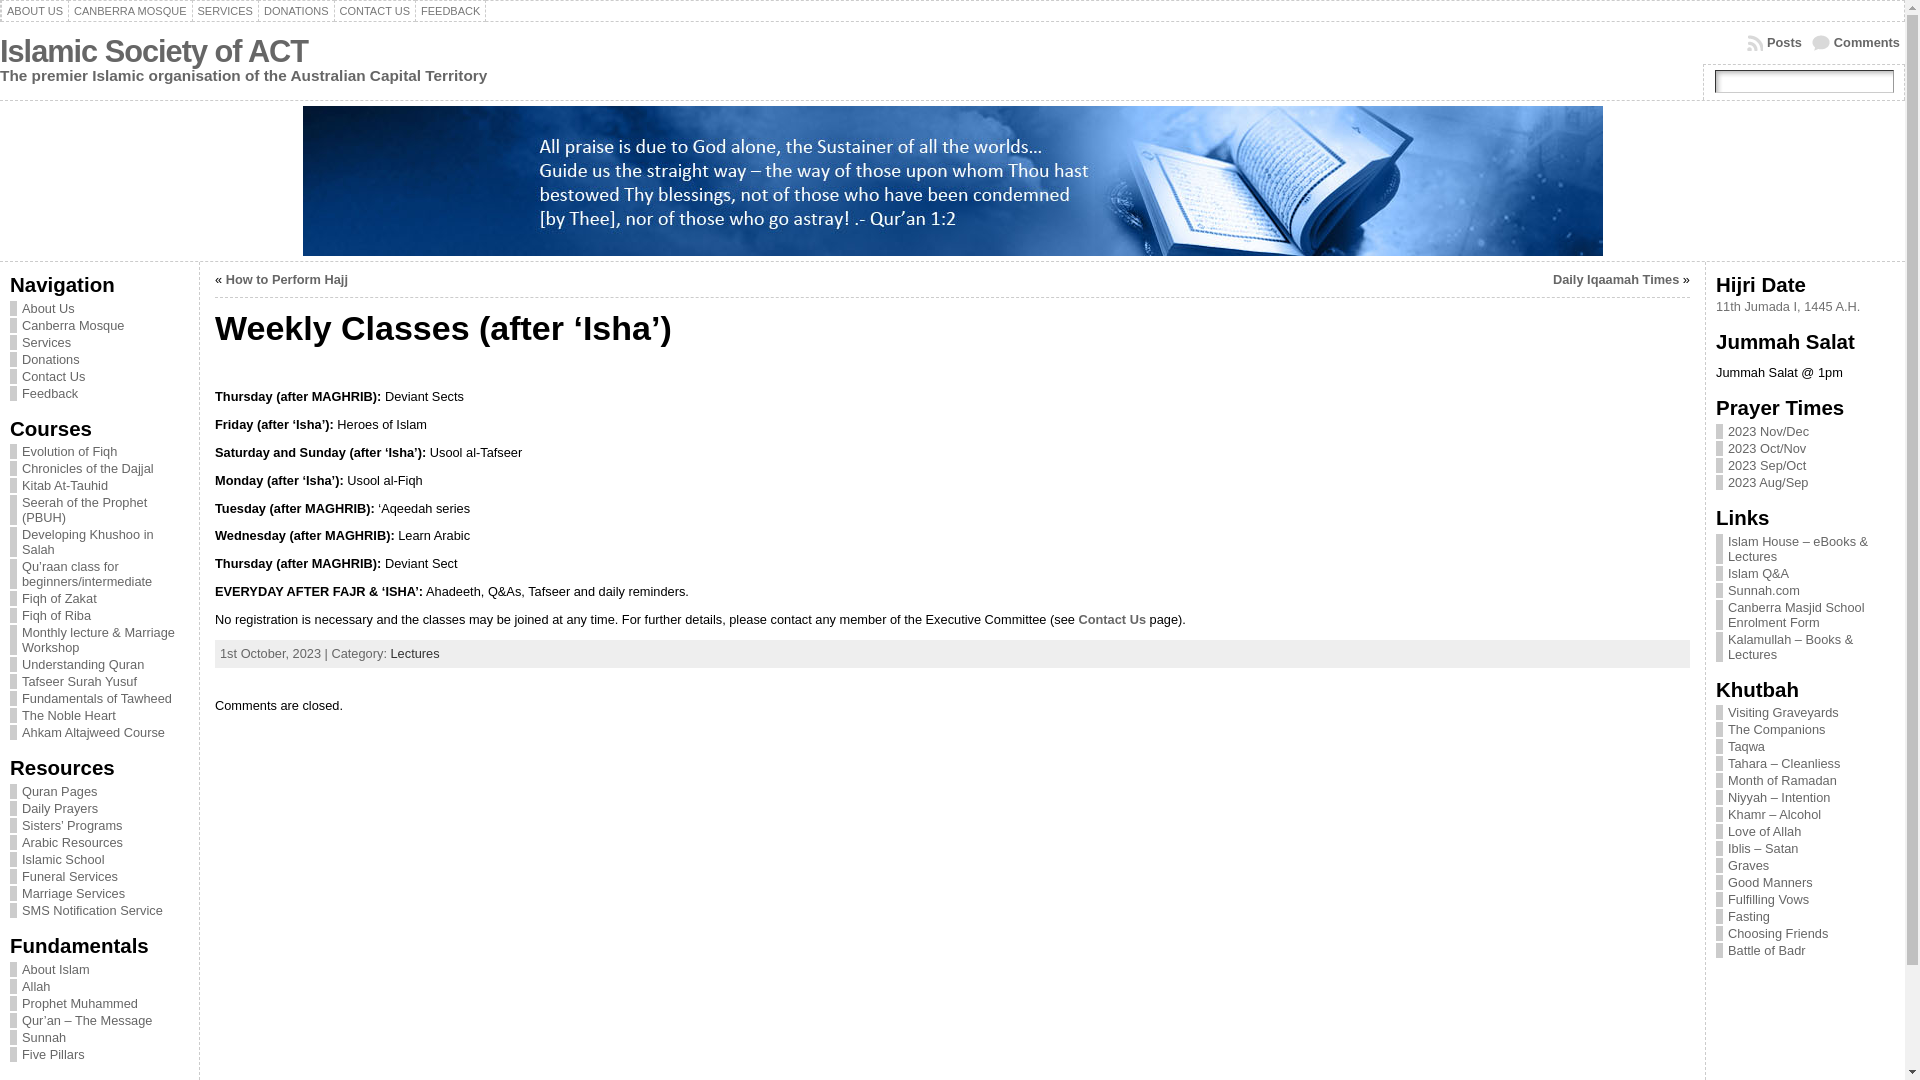 This screenshot has width=1920, height=1080. Describe the element at coordinates (1768, 898) in the screenshot. I see `'Fulfilling Vows'` at that location.